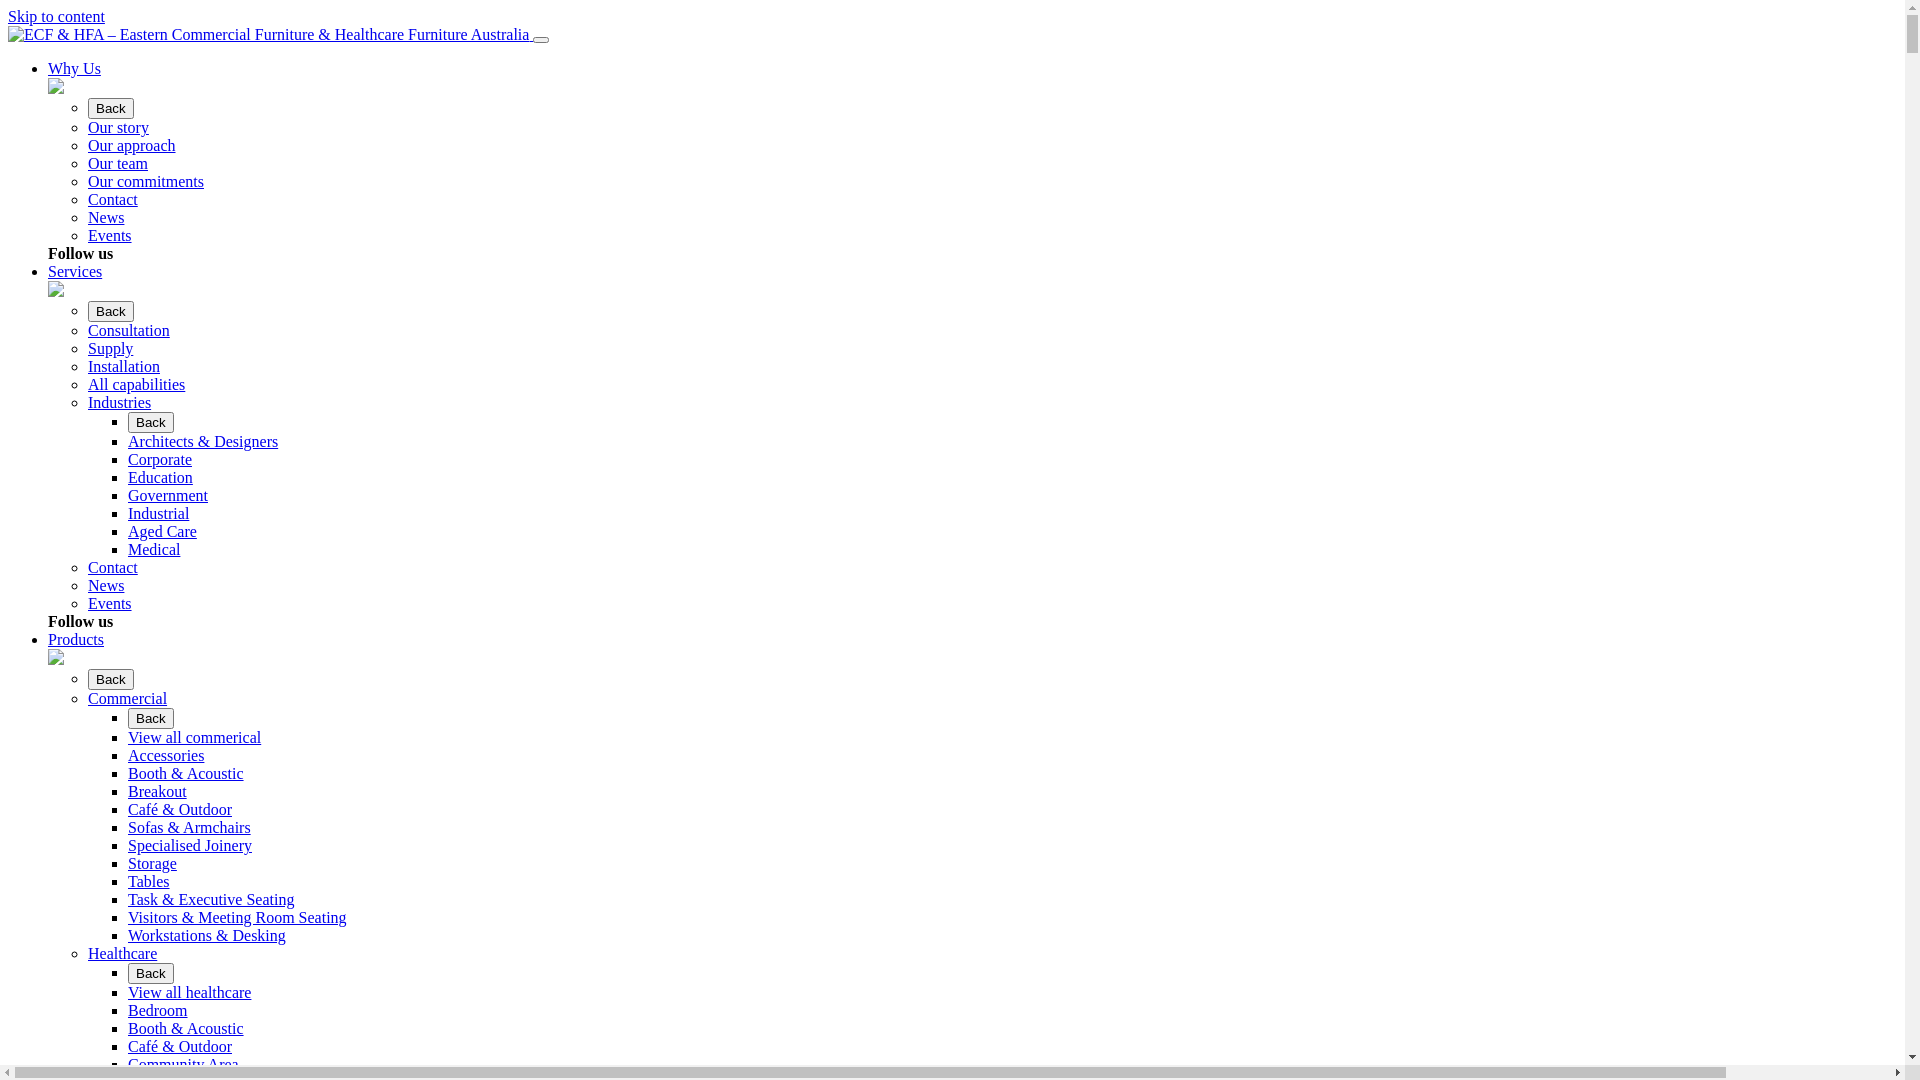 This screenshot has width=1920, height=1080. Describe the element at coordinates (127, 495) in the screenshot. I see `'Government'` at that location.